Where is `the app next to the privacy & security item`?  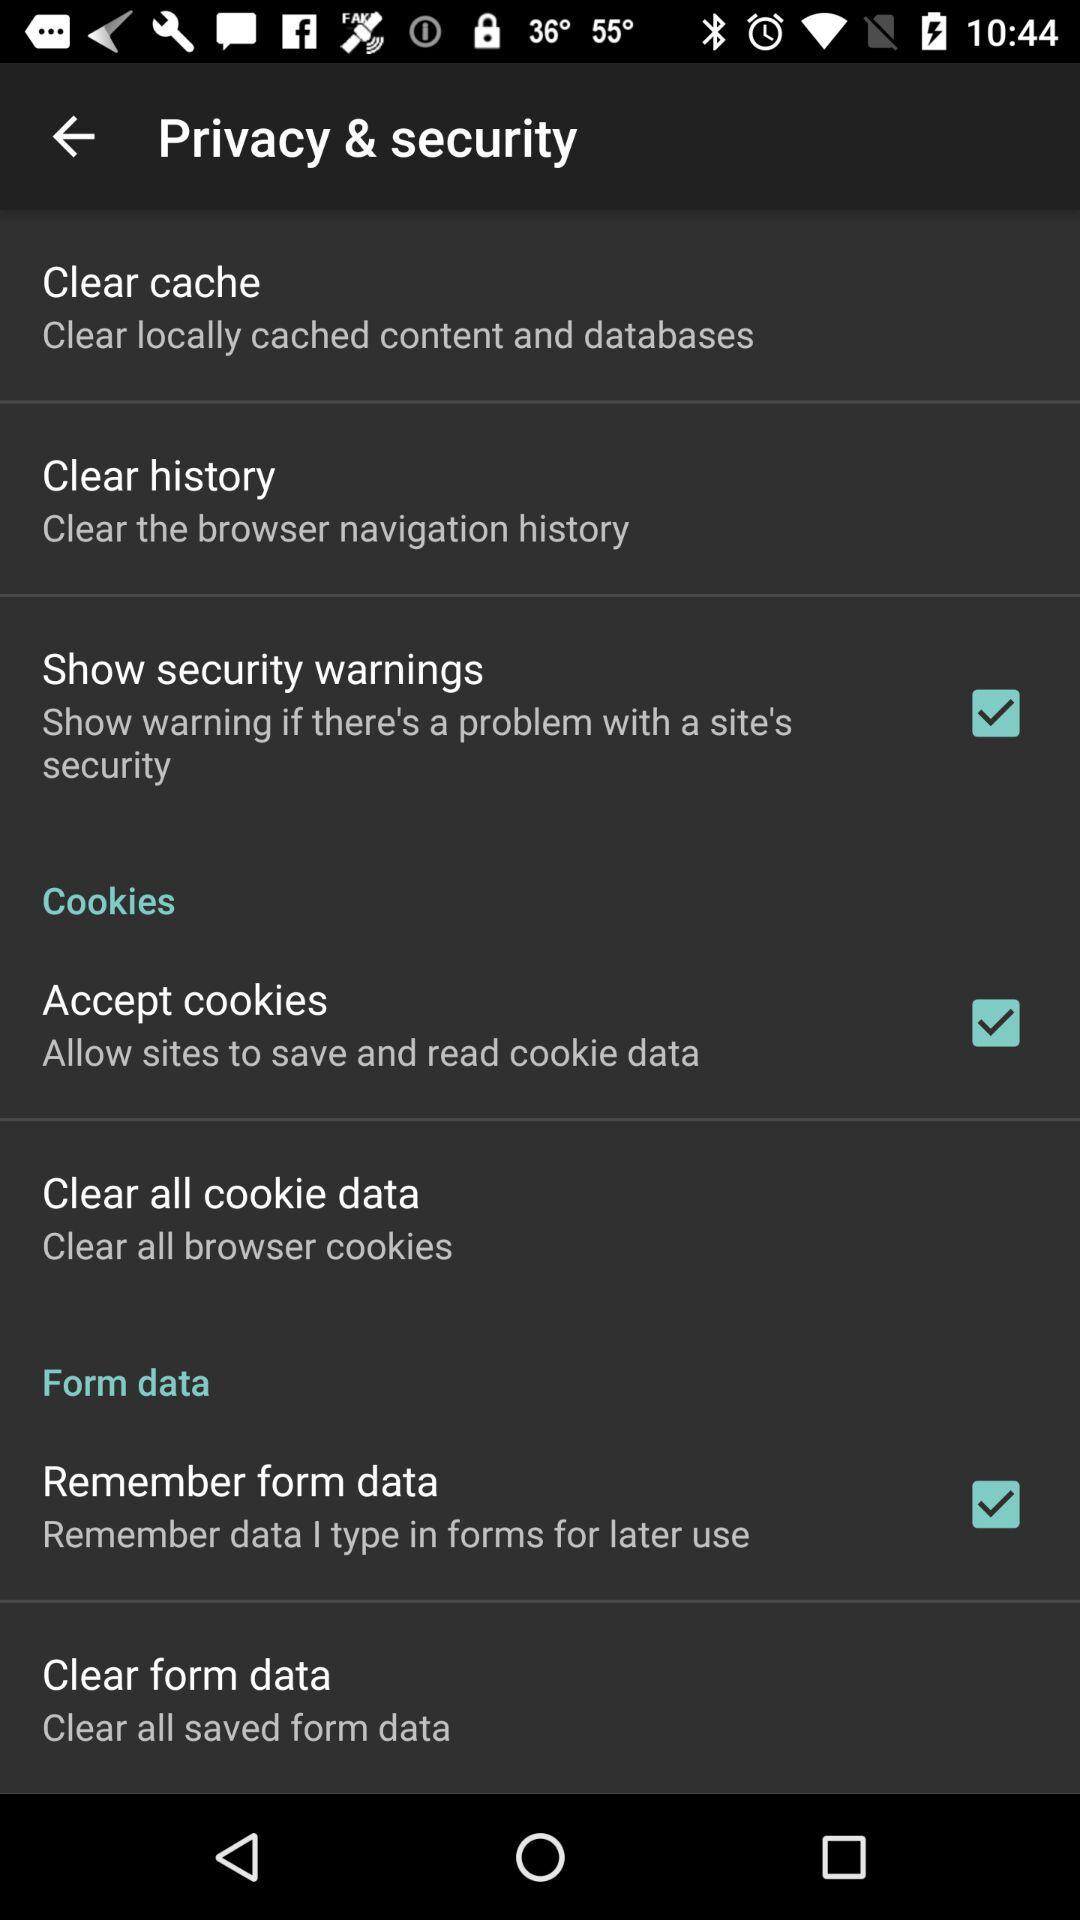 the app next to the privacy & security item is located at coordinates (72, 135).